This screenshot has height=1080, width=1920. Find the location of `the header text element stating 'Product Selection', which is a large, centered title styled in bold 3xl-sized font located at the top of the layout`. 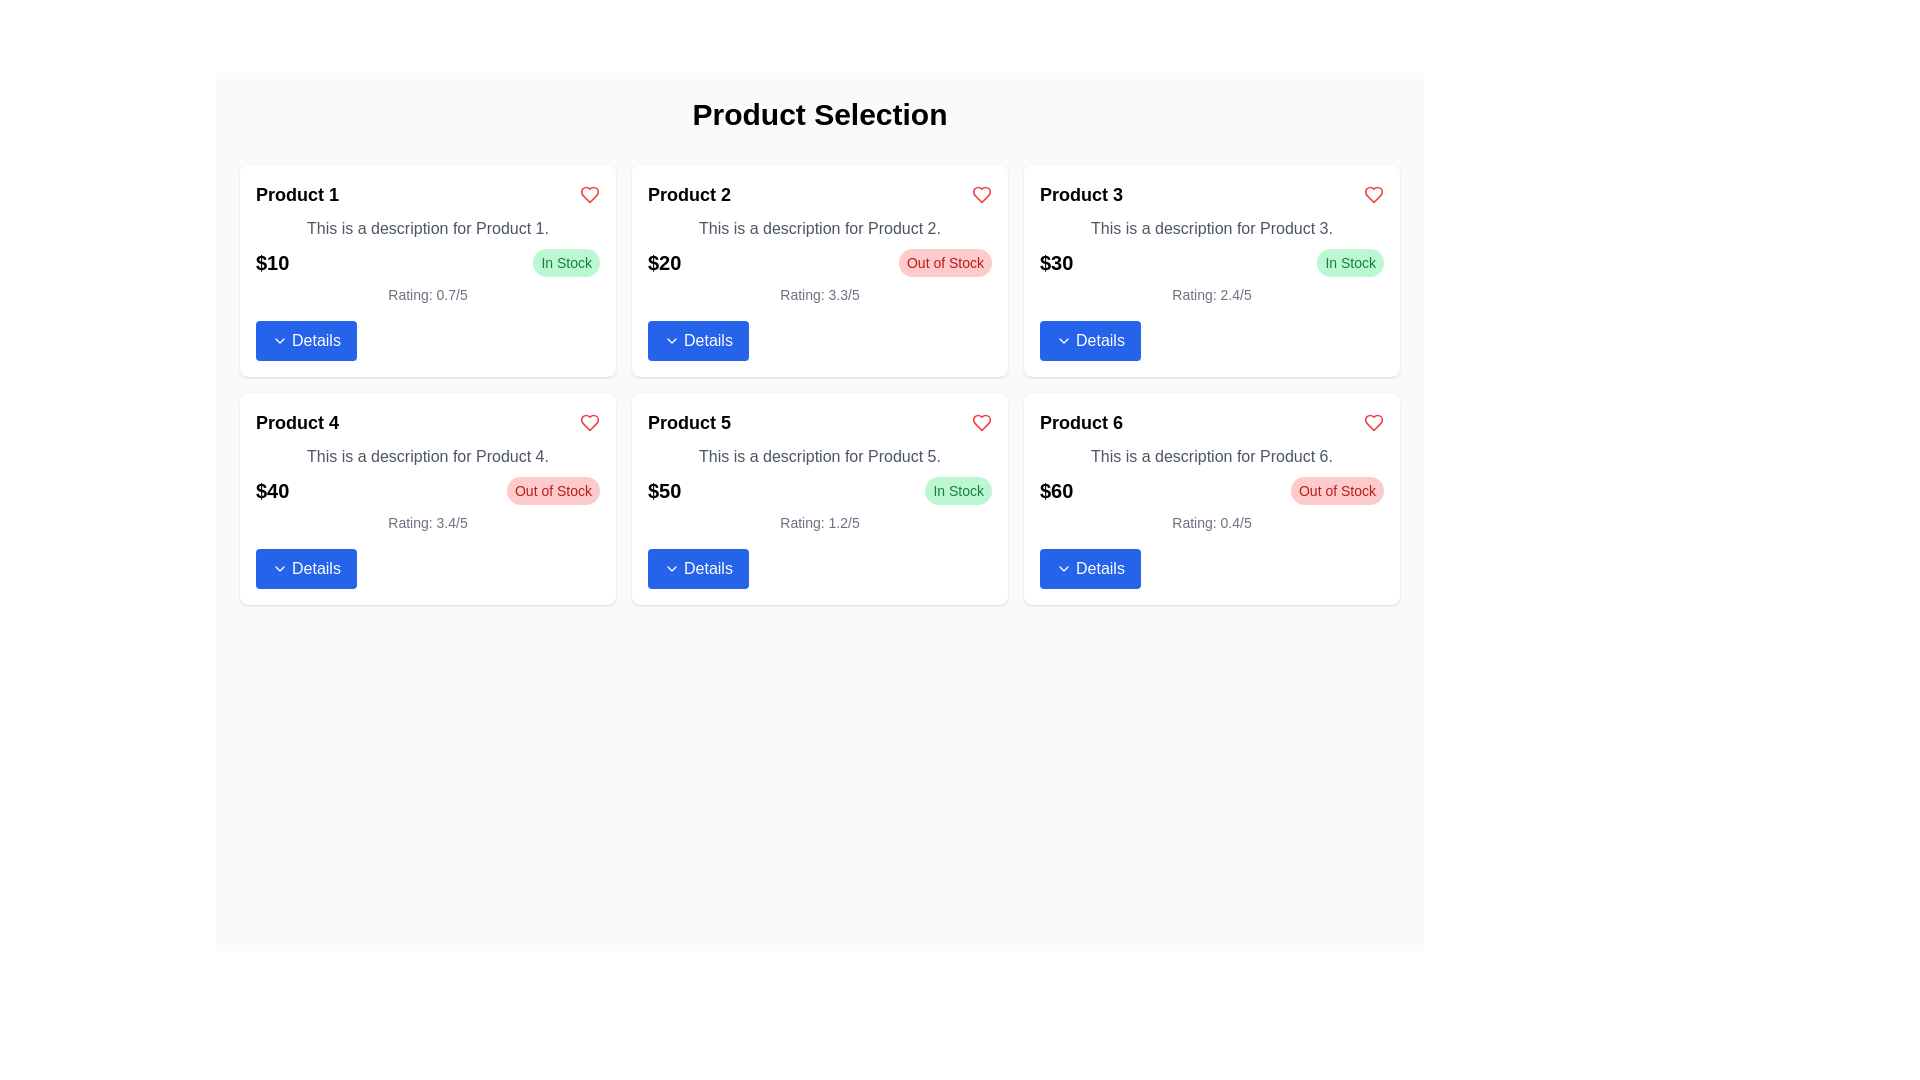

the header text element stating 'Product Selection', which is a large, centered title styled in bold 3xl-sized font located at the top of the layout is located at coordinates (820, 115).